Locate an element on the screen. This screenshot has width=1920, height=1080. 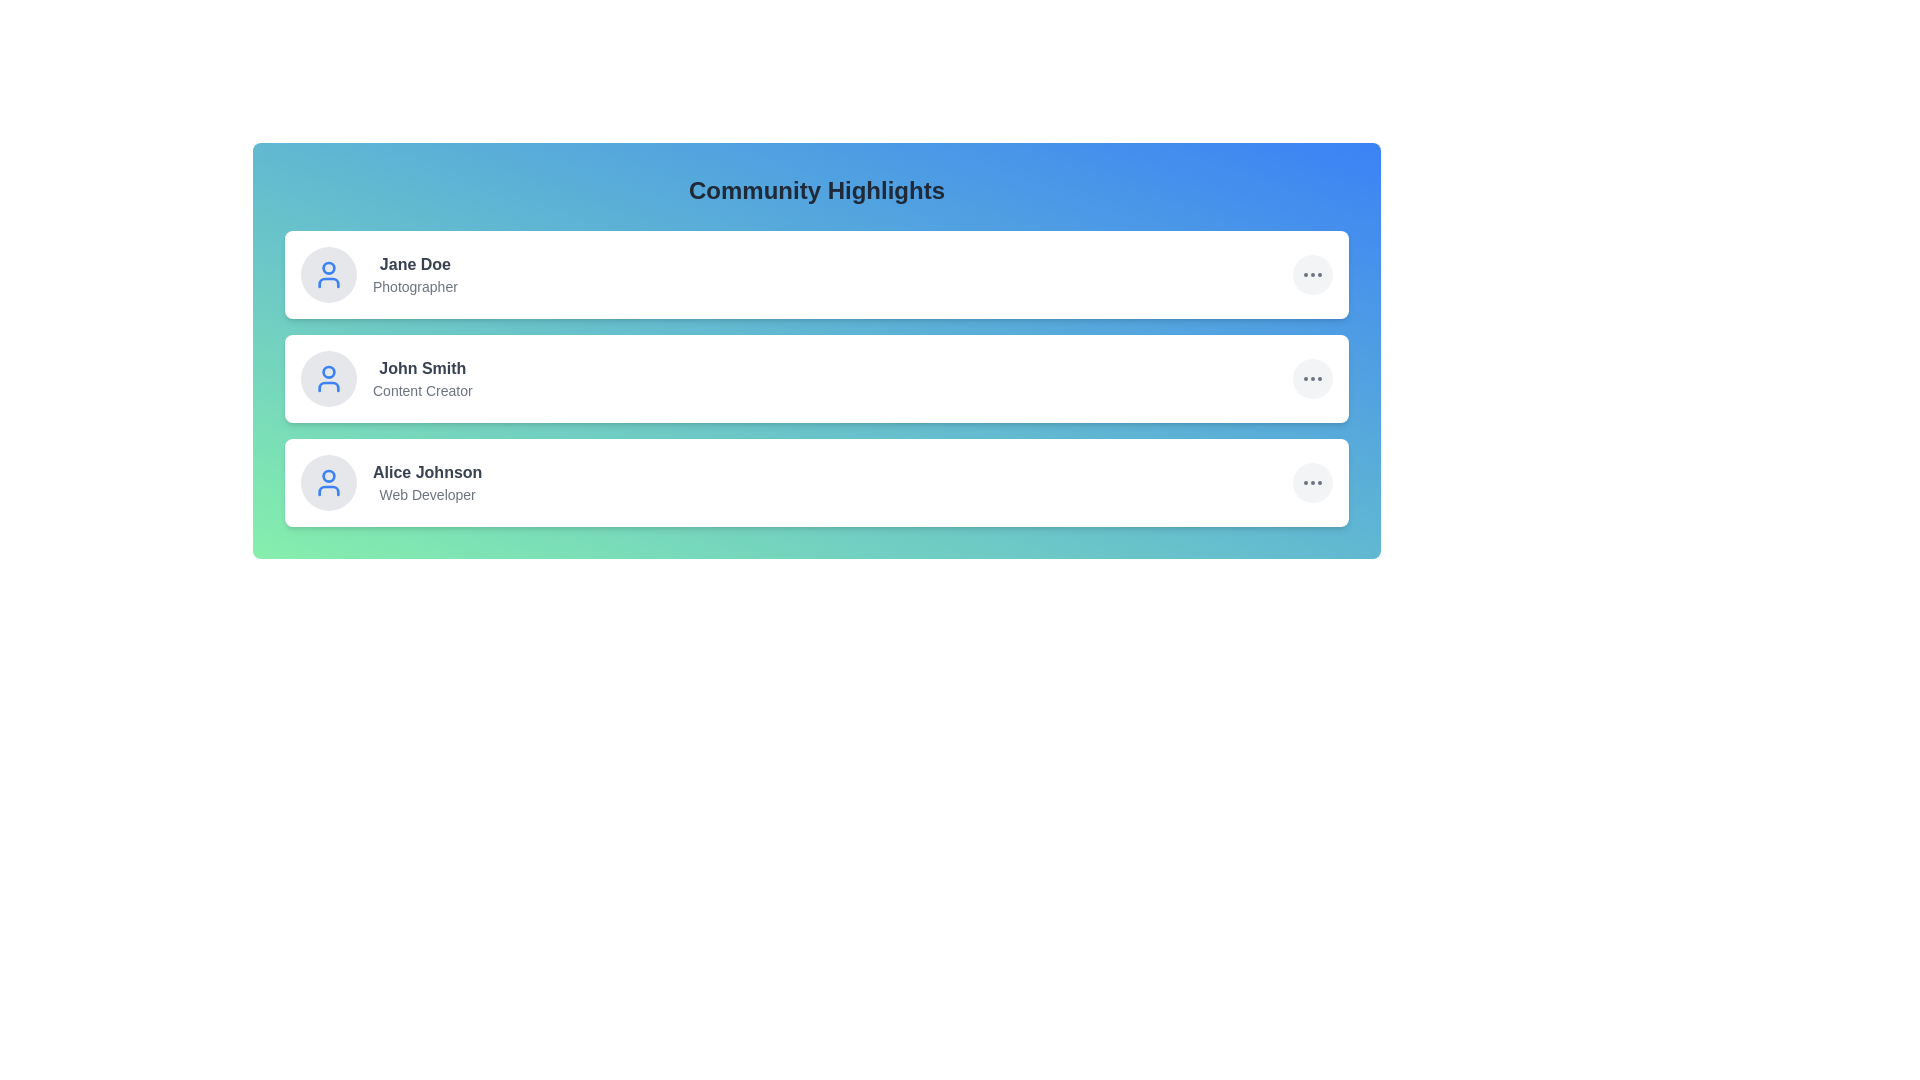
the user profile icon located to the left of the name 'Alice Johnson' and title 'Web Developer' in the bottommost item of a vertically stacked list is located at coordinates (329, 482).